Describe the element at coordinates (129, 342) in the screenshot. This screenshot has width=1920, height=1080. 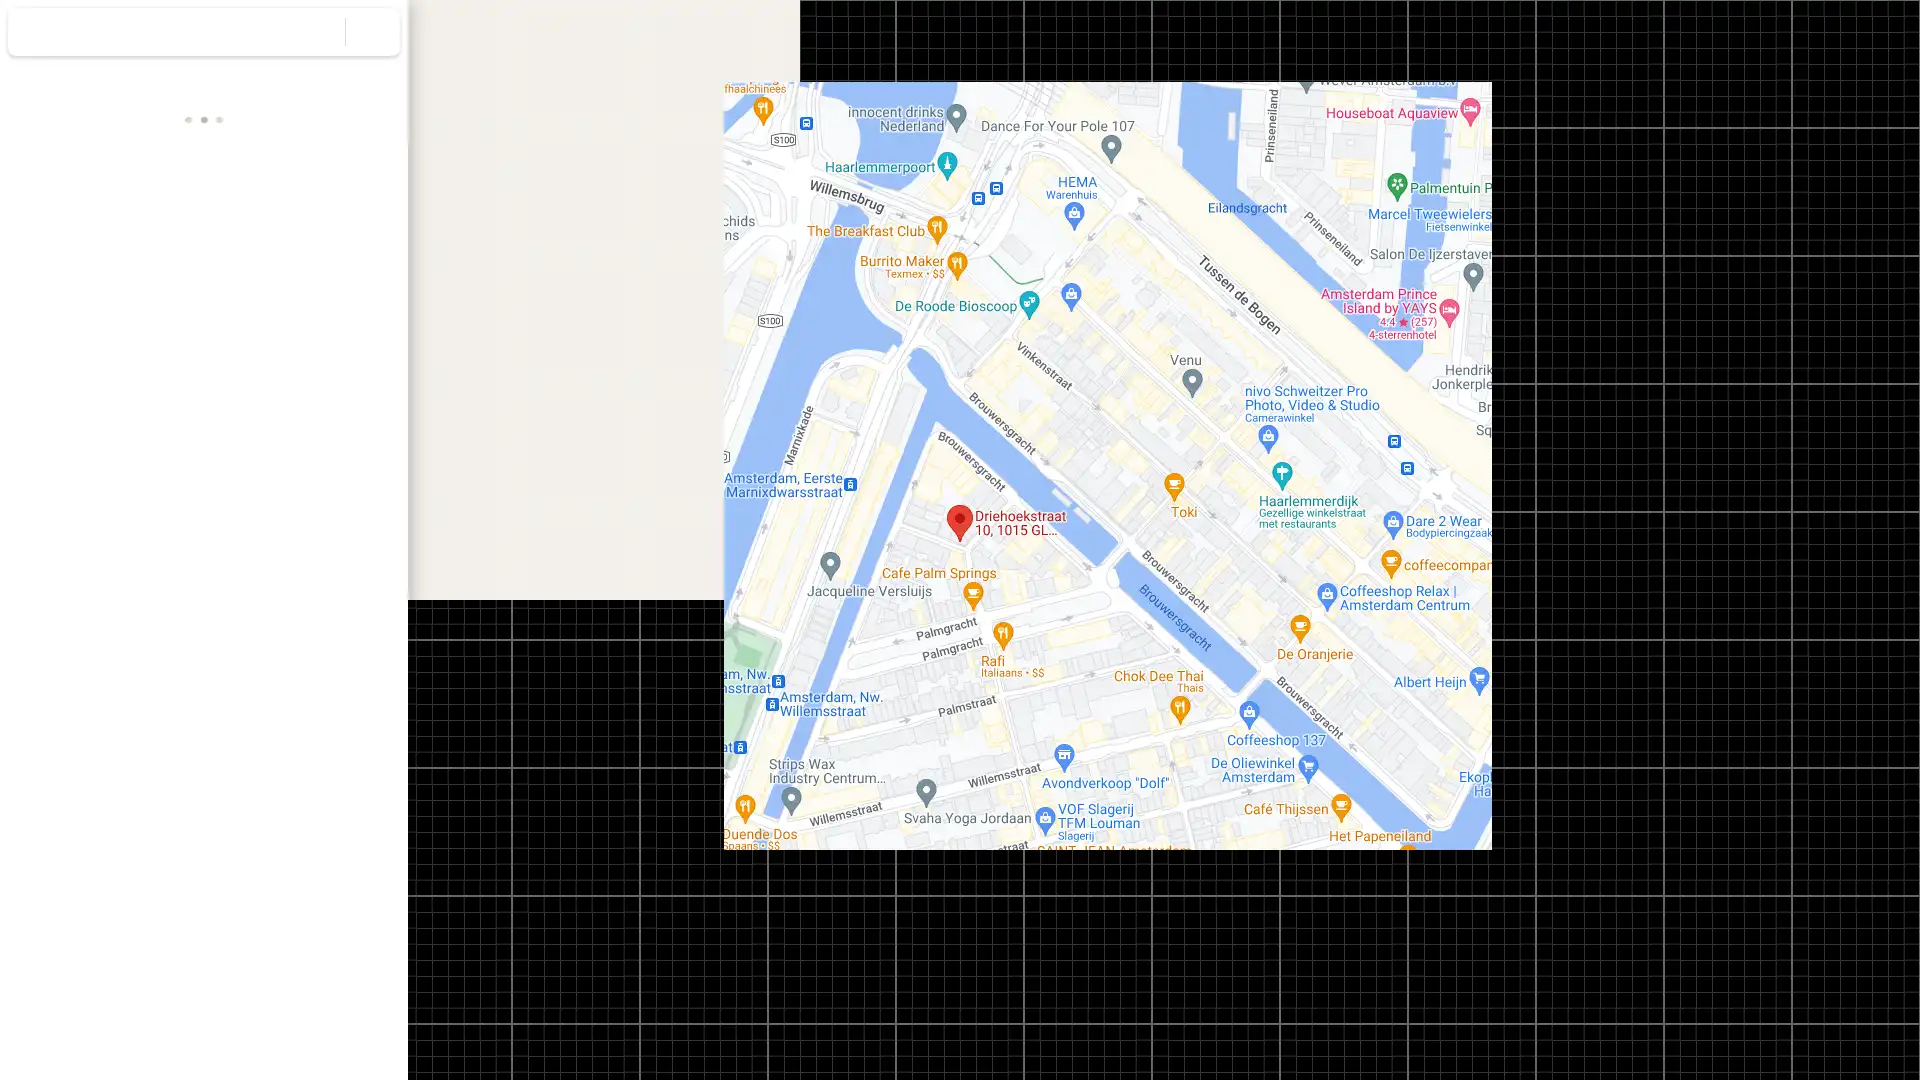
I see `Driehoekstraat 10 opslaan in je lijsten` at that location.